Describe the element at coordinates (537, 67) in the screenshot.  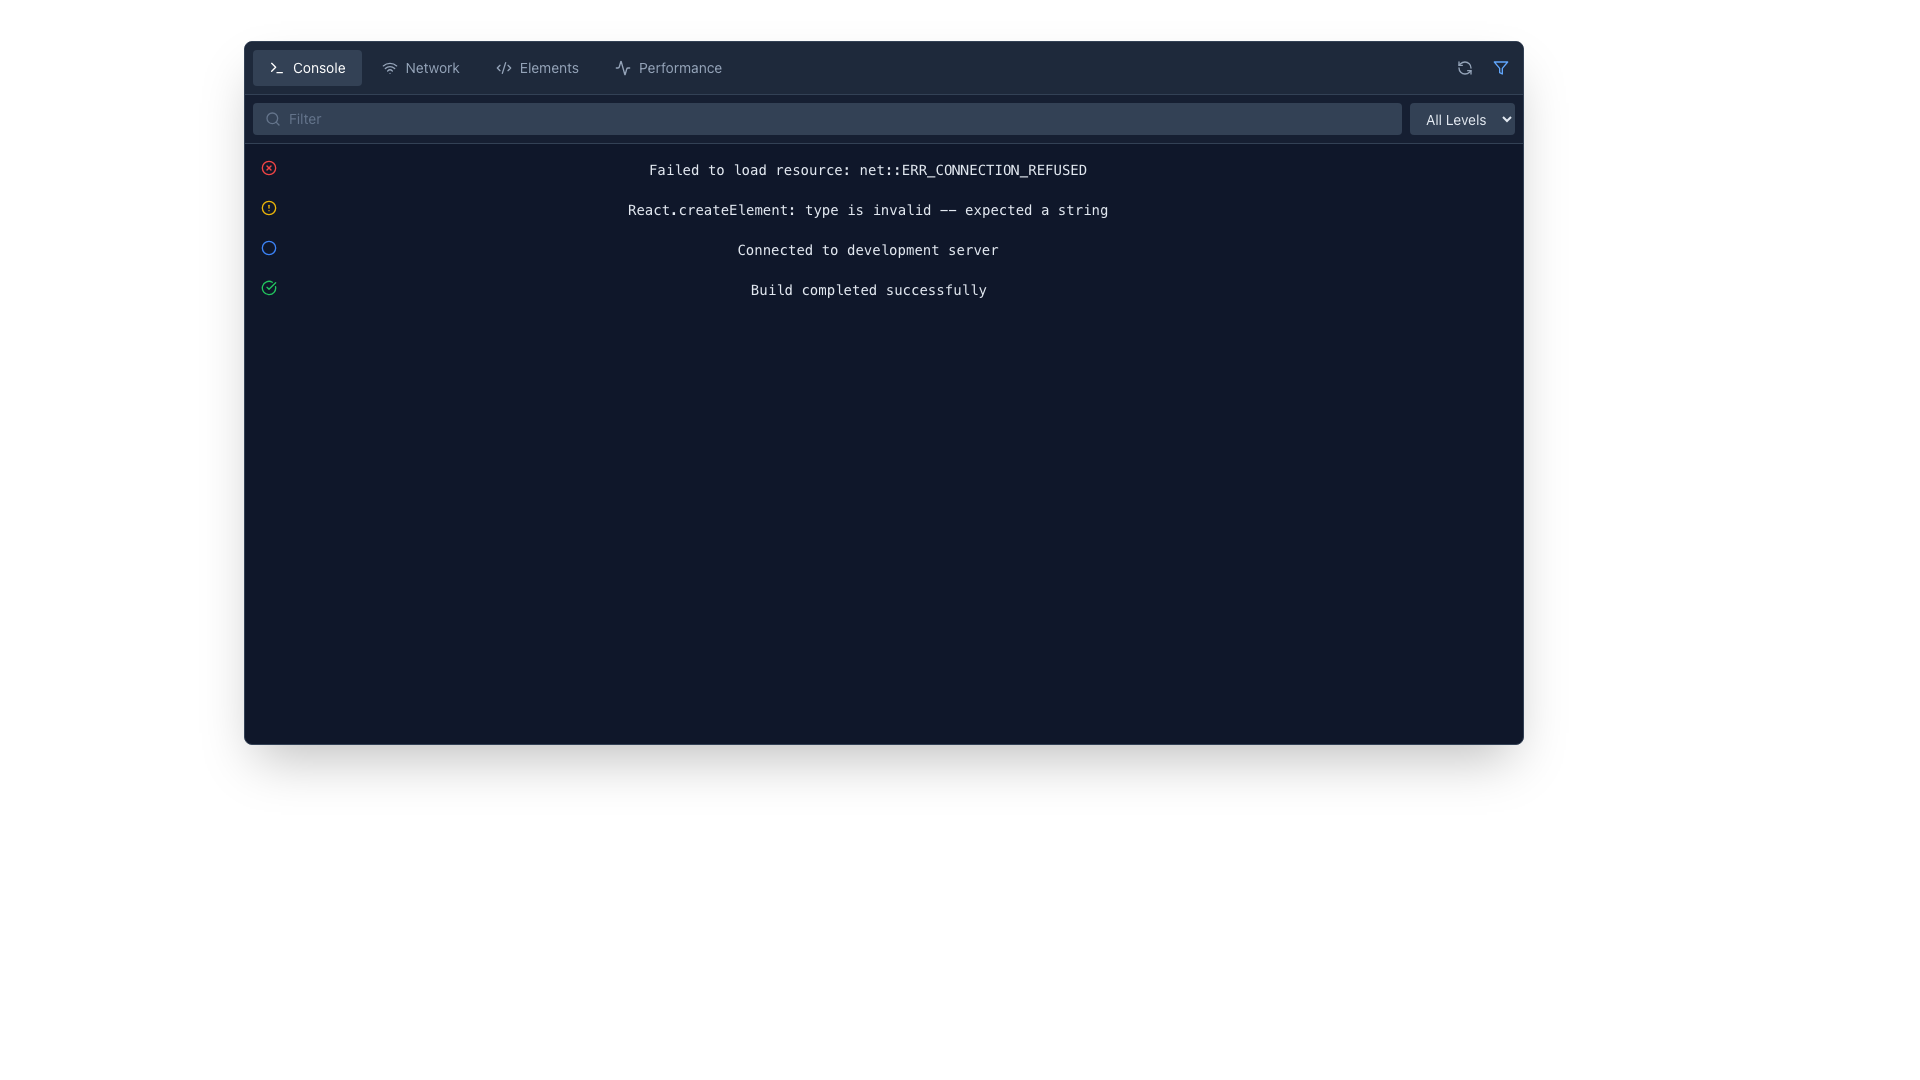
I see `the 'Elements' navigation tab button` at that location.